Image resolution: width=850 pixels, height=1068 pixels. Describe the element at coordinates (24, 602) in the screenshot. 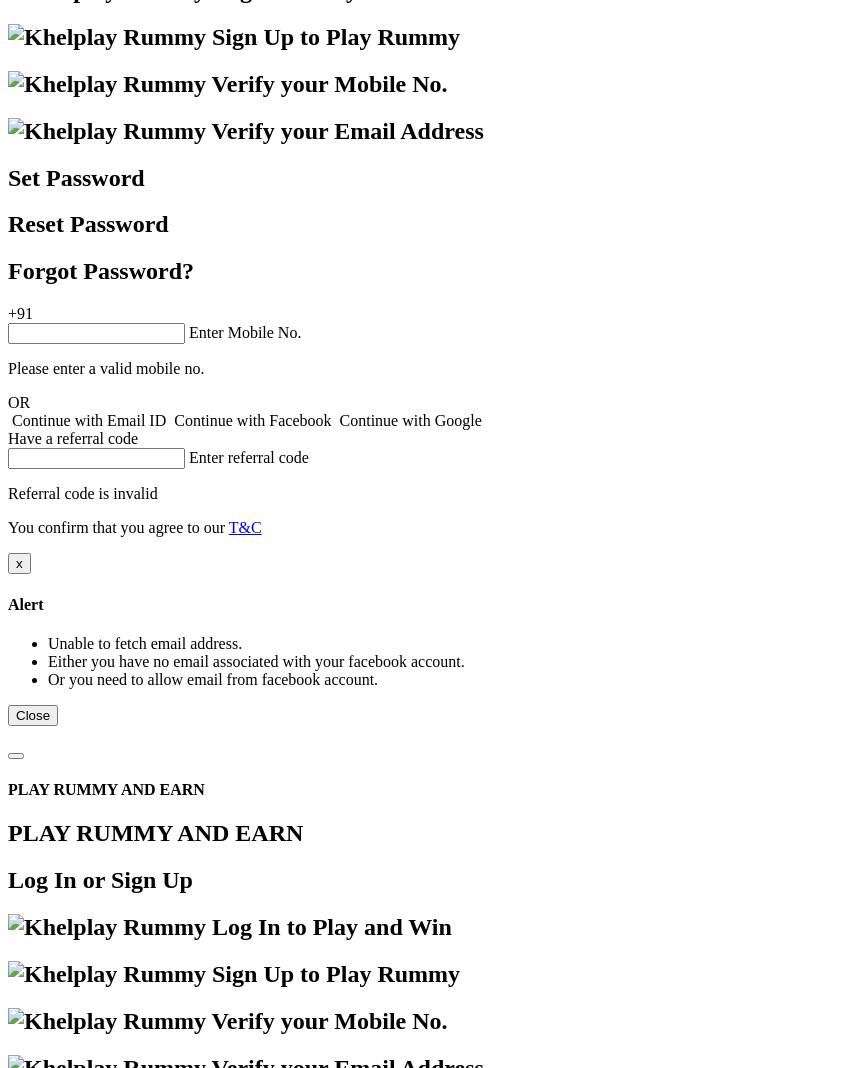

I see `'Alert'` at that location.